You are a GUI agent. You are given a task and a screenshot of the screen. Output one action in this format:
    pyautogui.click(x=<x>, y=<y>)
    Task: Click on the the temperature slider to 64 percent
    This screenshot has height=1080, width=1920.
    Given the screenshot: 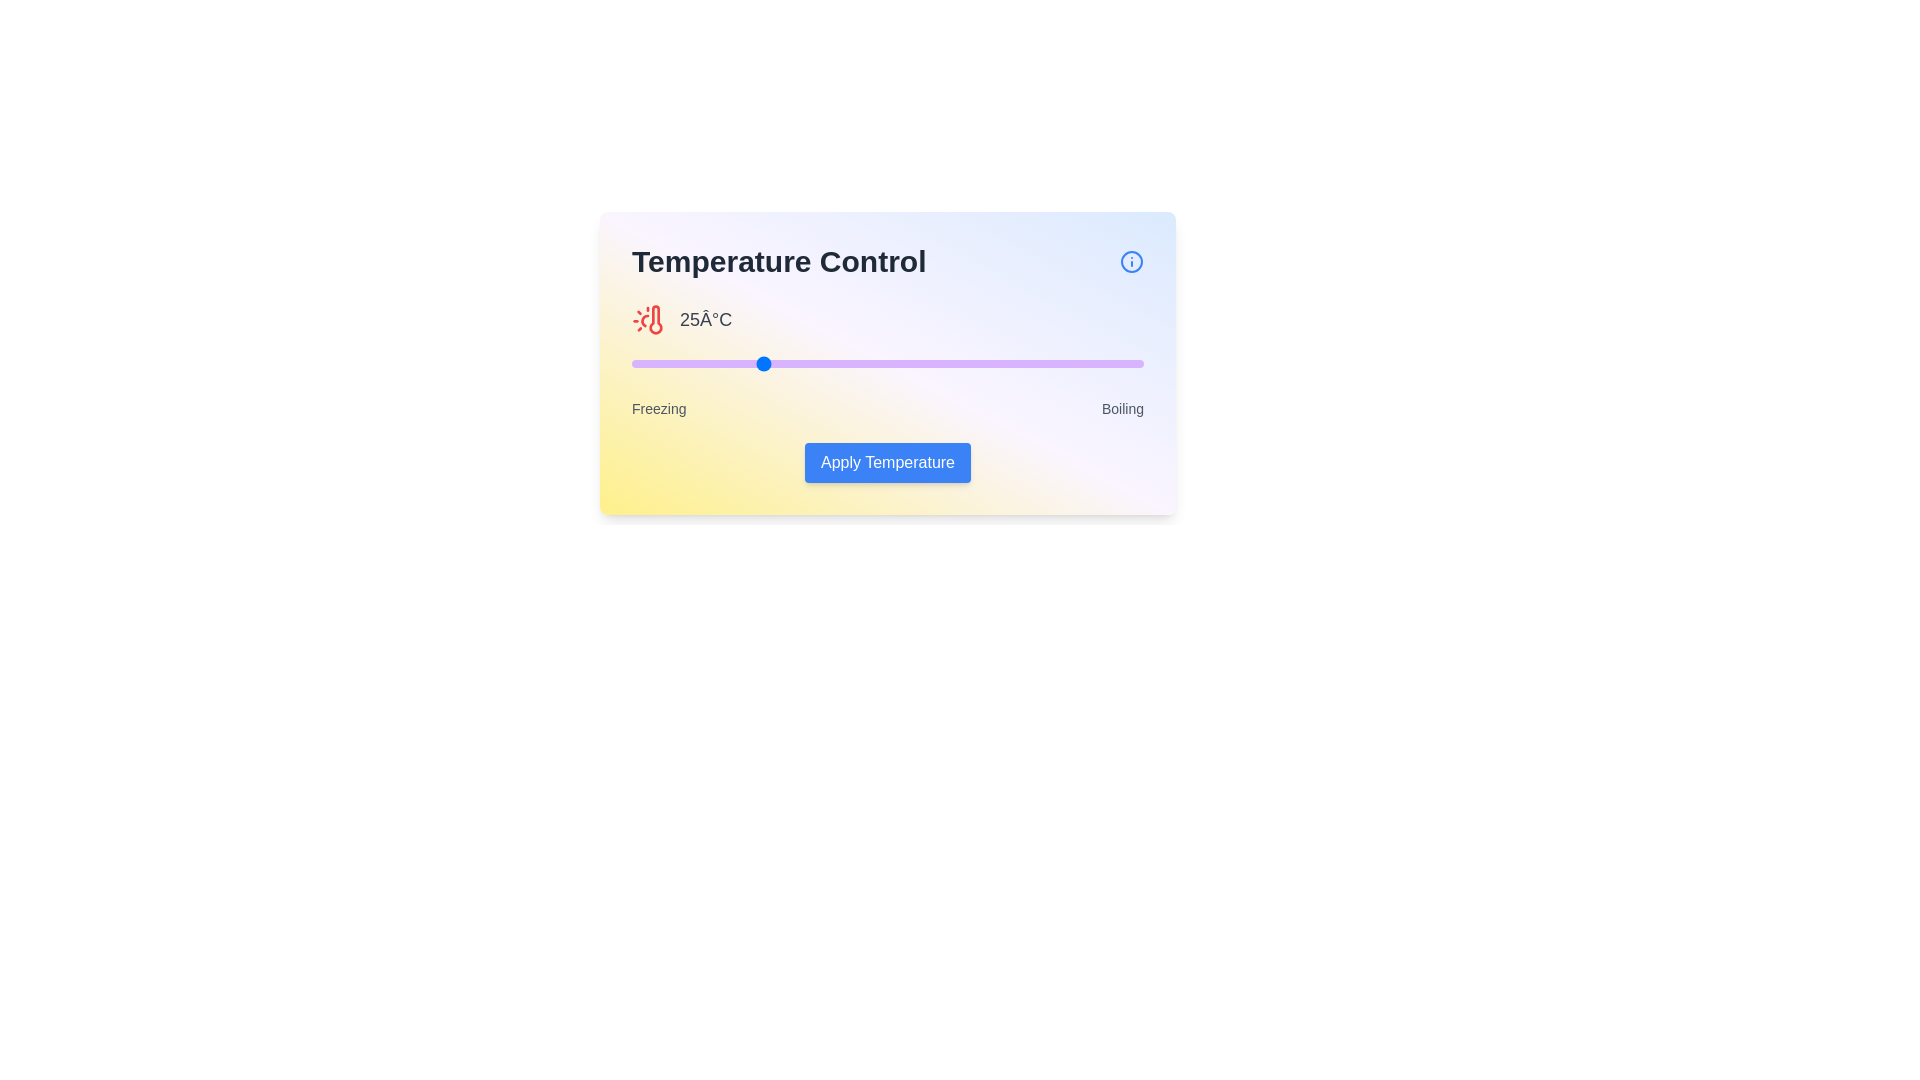 What is the action you would take?
    pyautogui.click(x=958, y=363)
    